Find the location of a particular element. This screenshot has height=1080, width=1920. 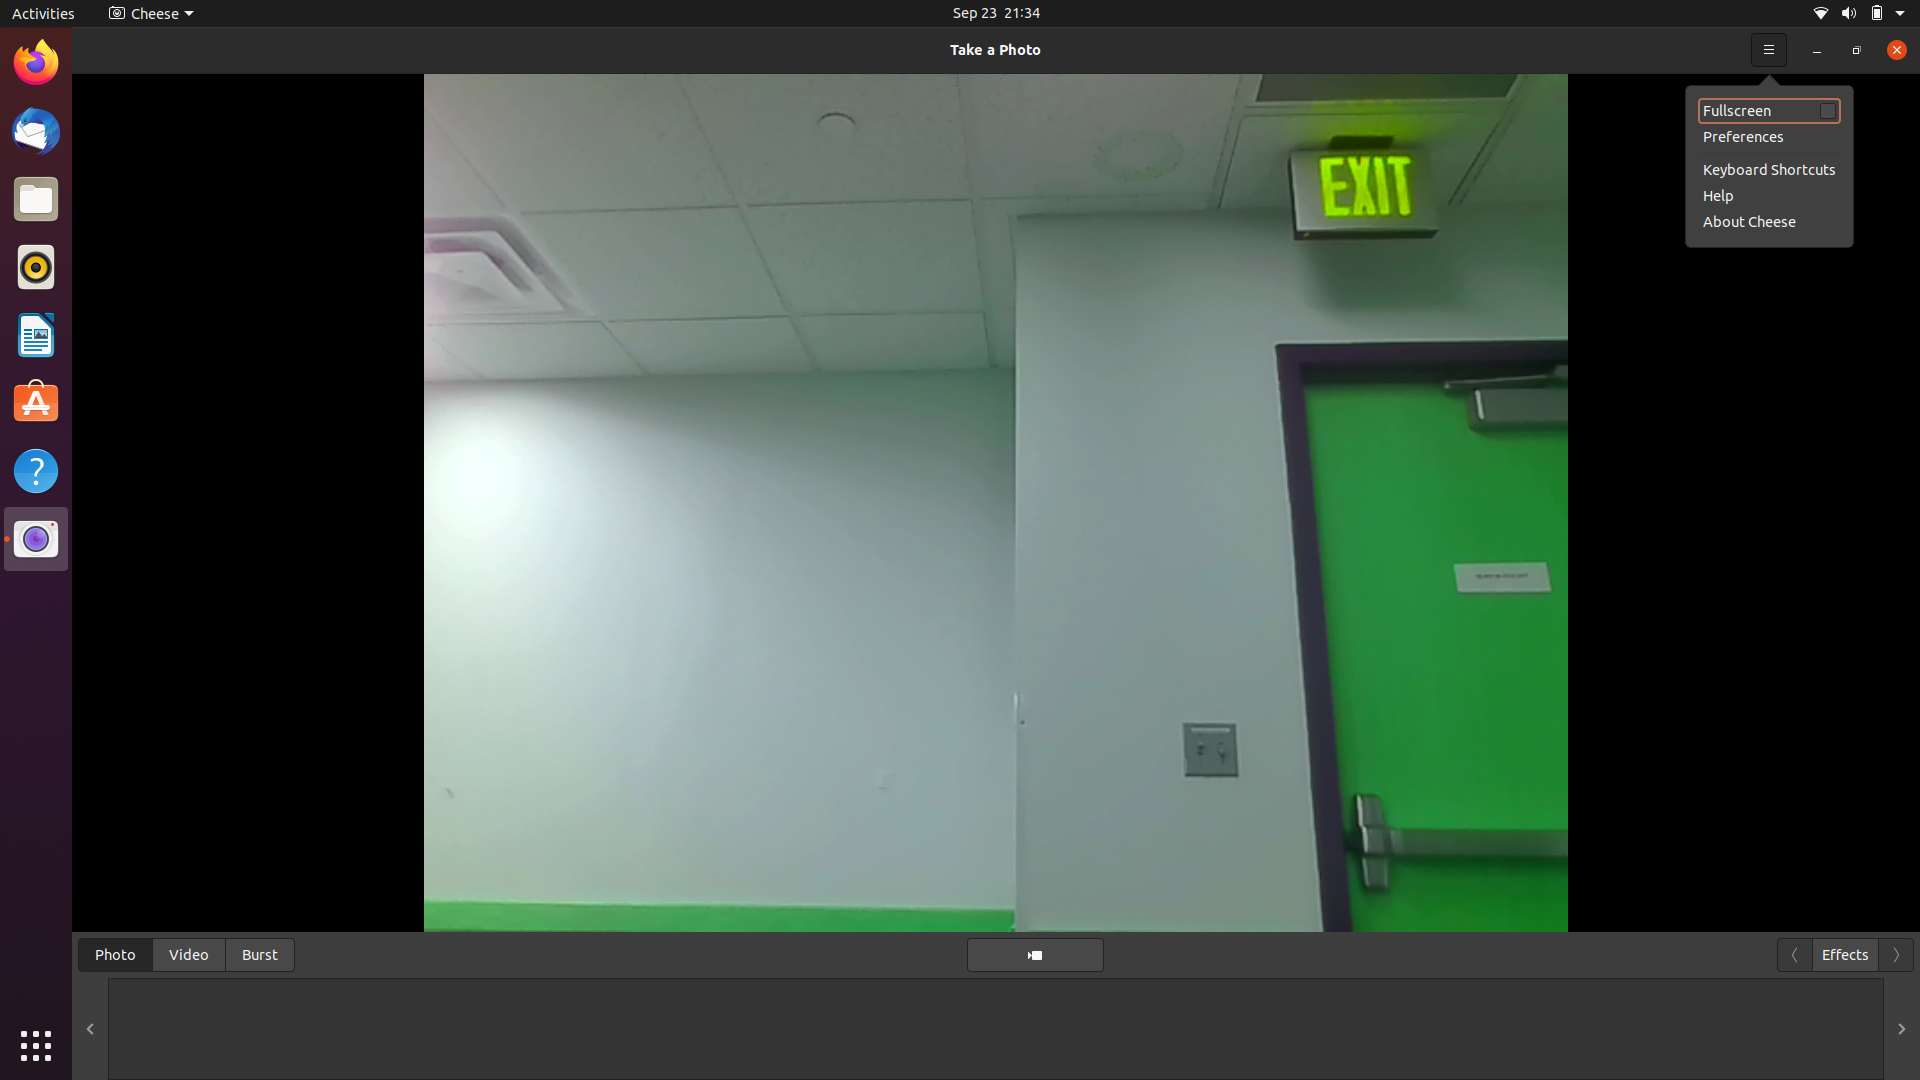

camera configurations is located at coordinates (146, 12).